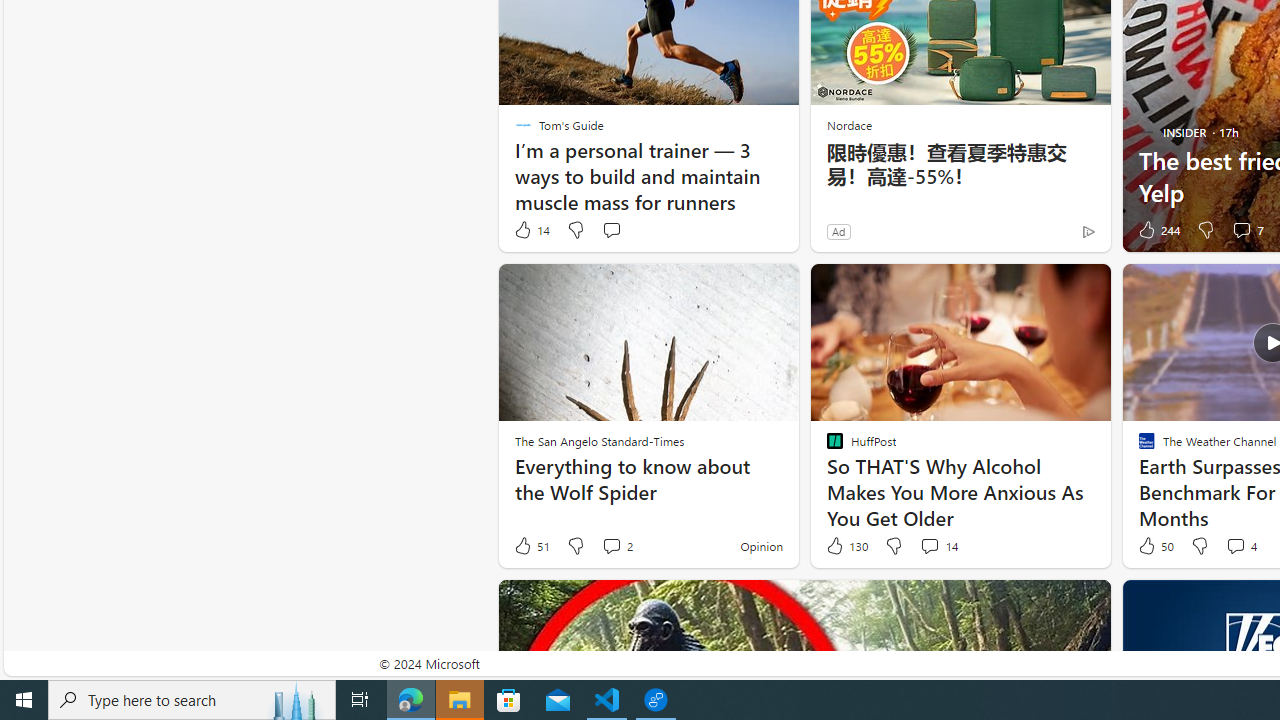 This screenshot has width=1280, height=720. I want to click on '130 Like', so click(846, 546).